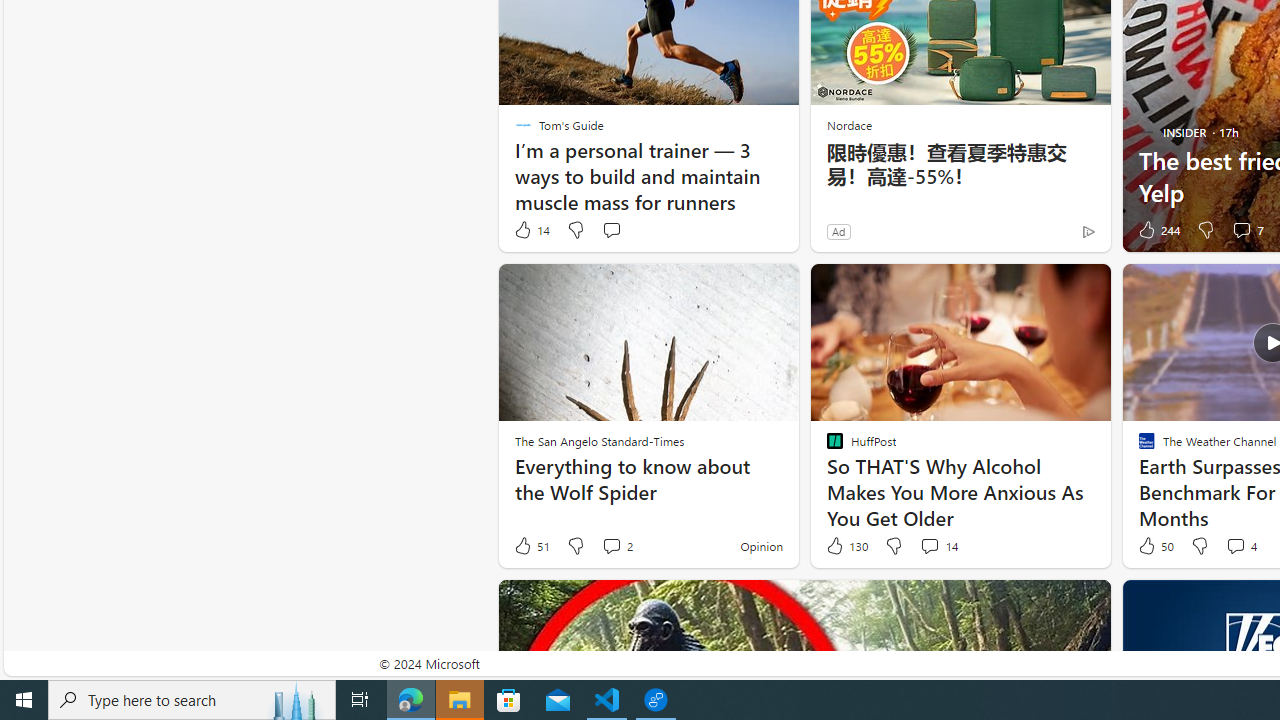 This screenshot has width=1280, height=720. I want to click on '130 Like', so click(846, 546).